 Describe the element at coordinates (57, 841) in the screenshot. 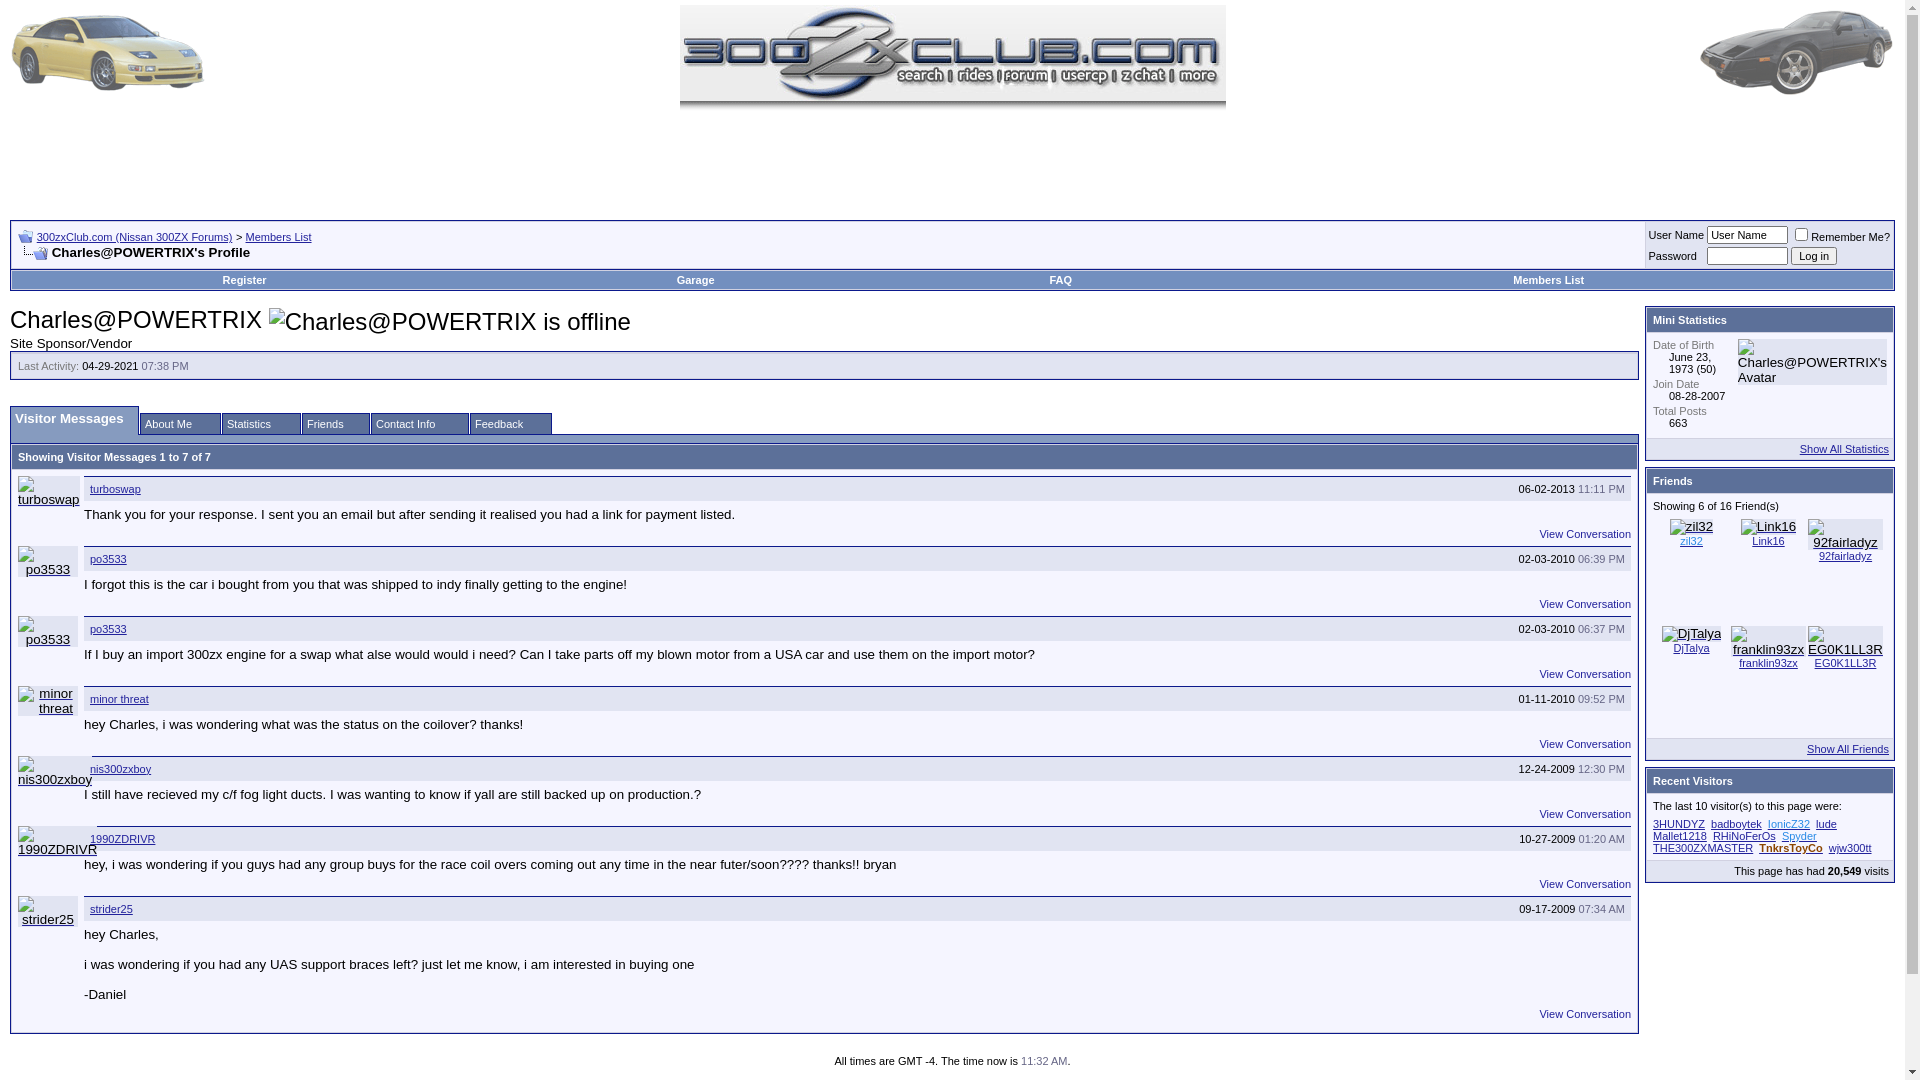

I see `'1990ZDRIVR'` at that location.